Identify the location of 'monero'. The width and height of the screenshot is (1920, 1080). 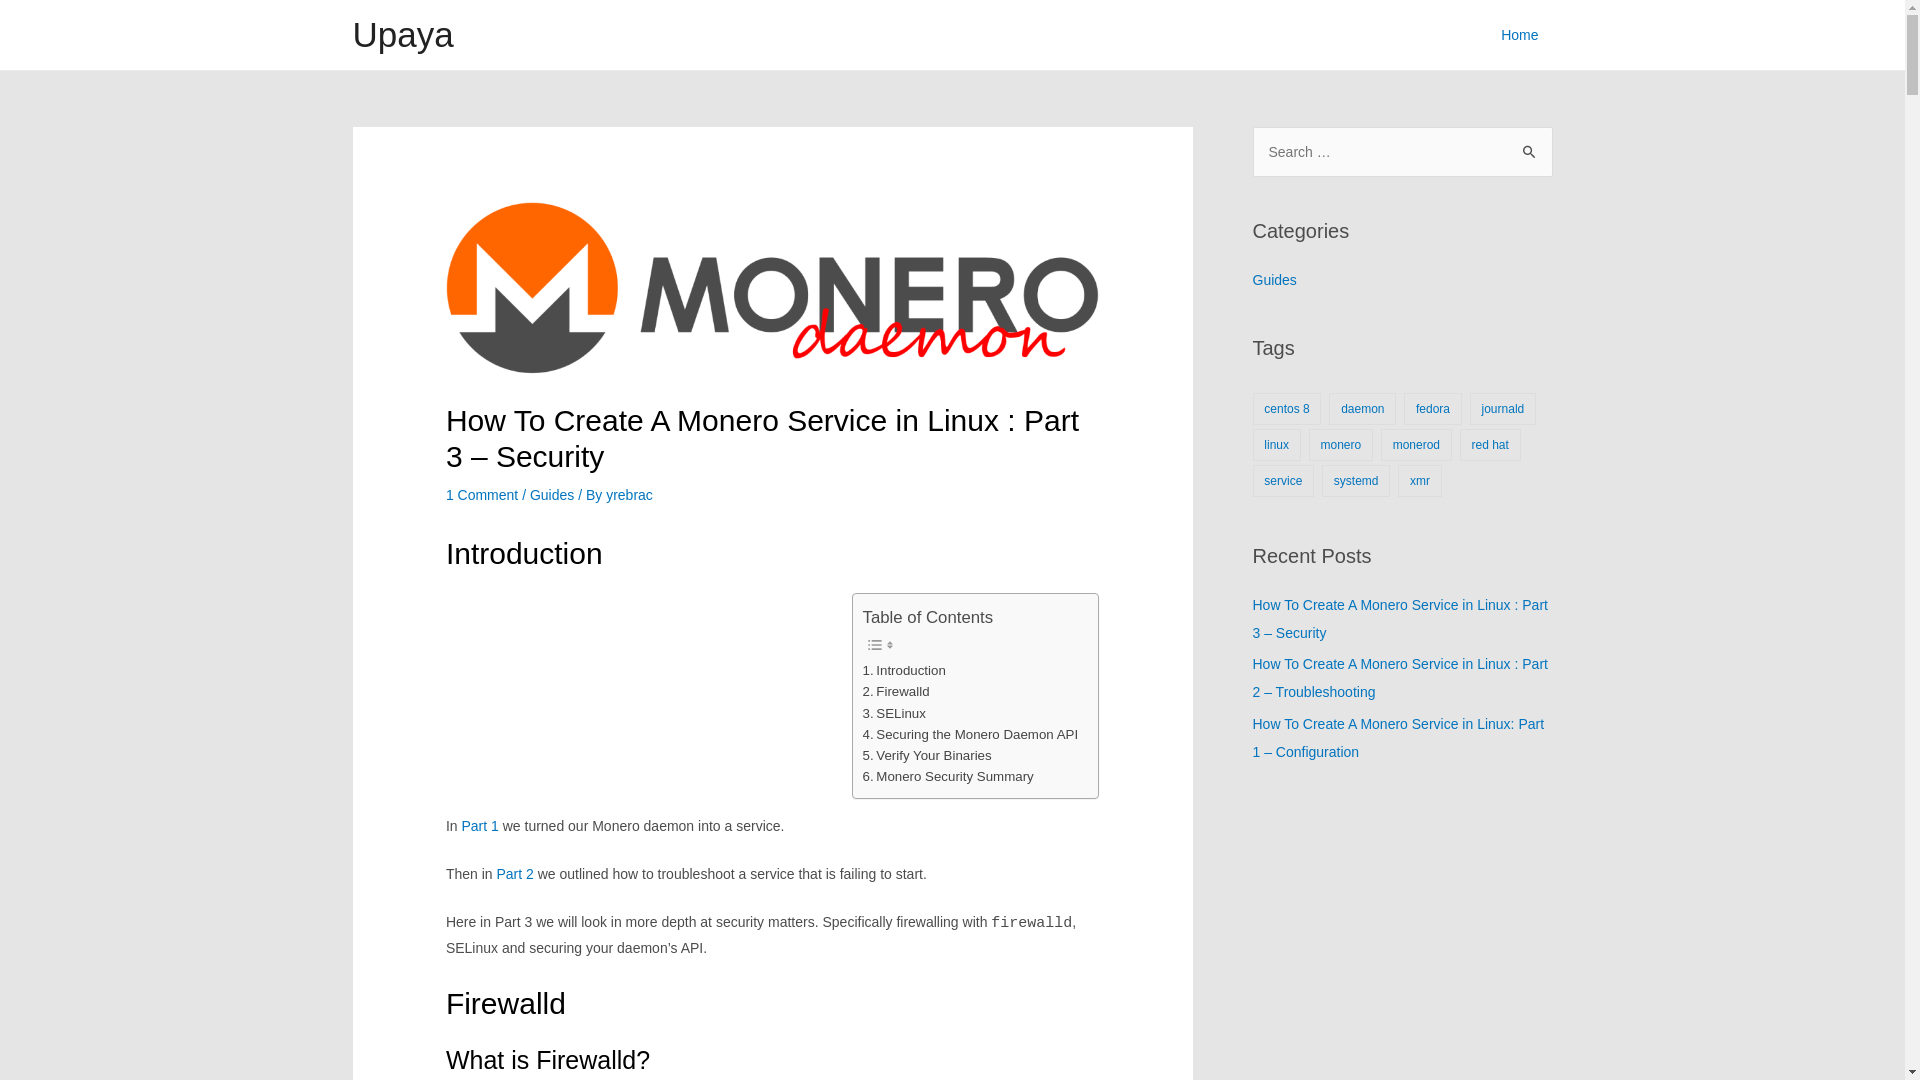
(1340, 443).